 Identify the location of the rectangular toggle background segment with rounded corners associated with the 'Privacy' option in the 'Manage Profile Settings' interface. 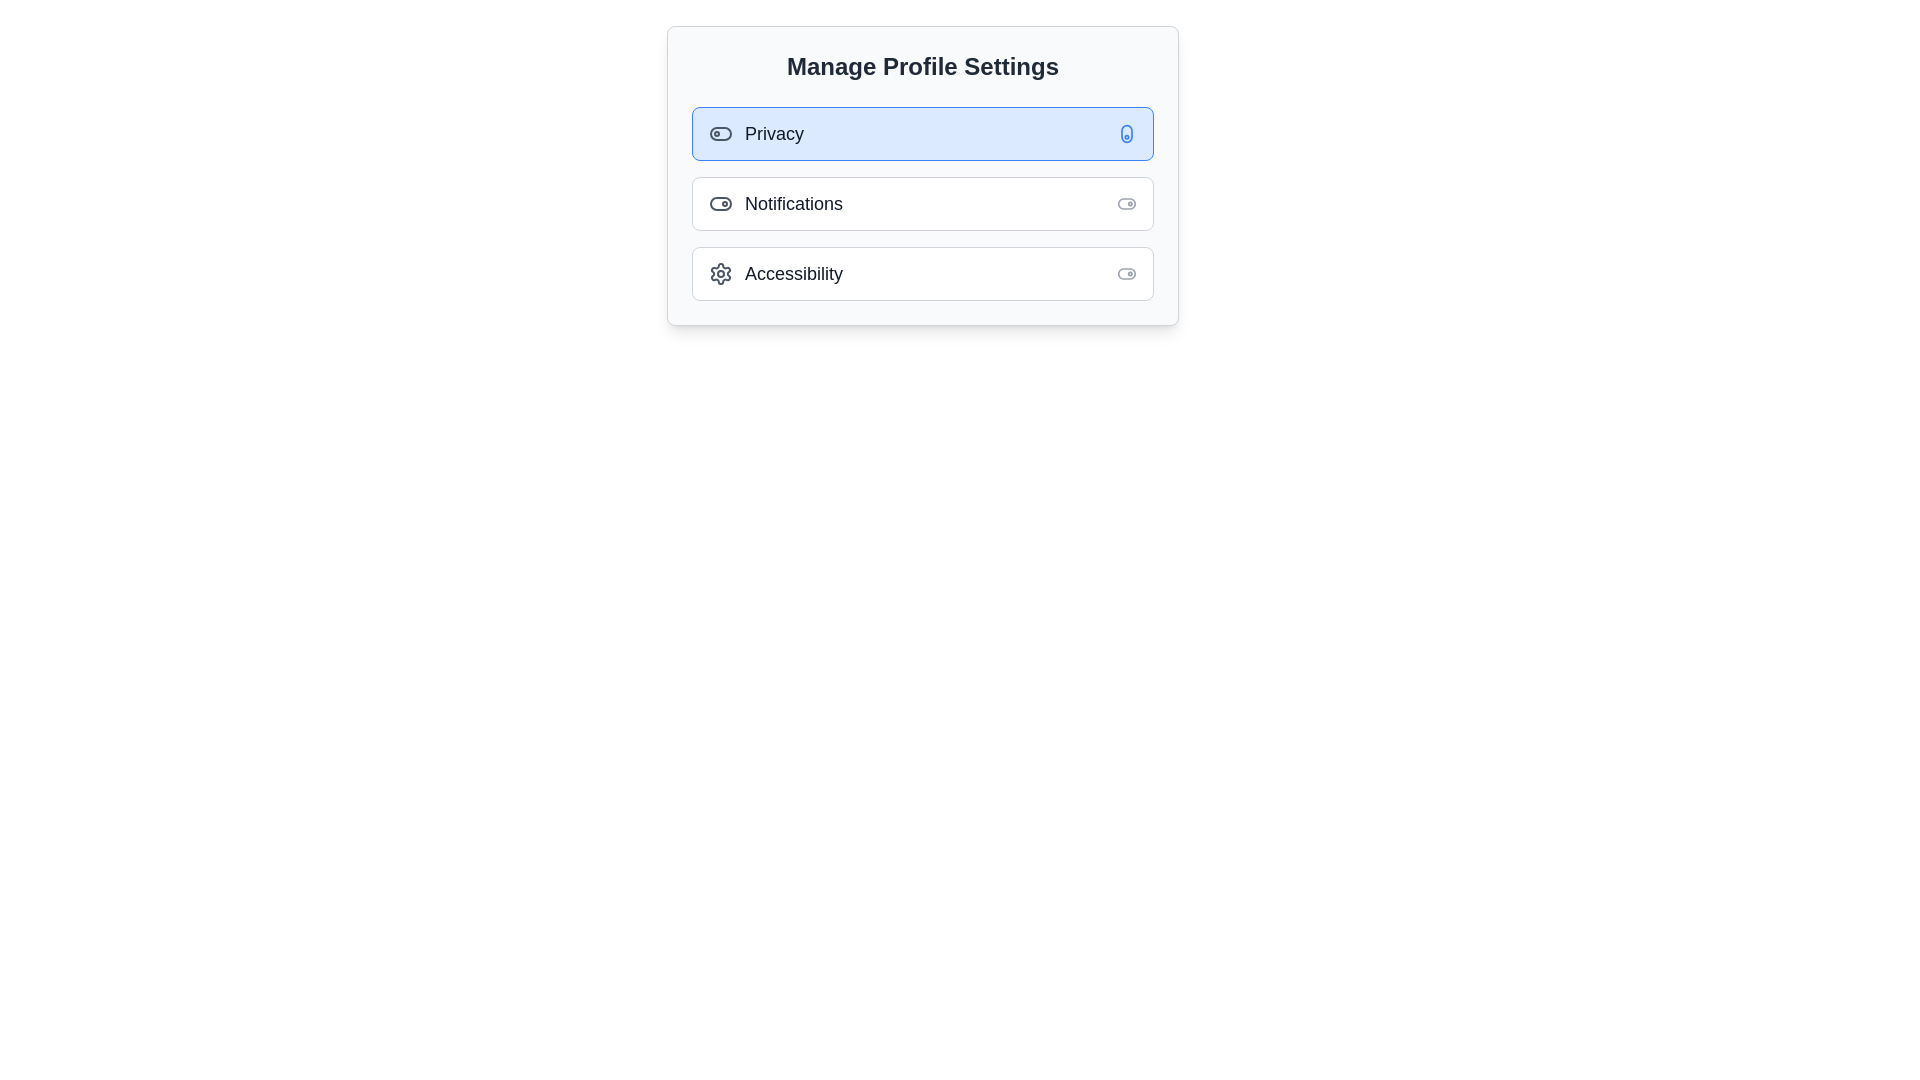
(720, 134).